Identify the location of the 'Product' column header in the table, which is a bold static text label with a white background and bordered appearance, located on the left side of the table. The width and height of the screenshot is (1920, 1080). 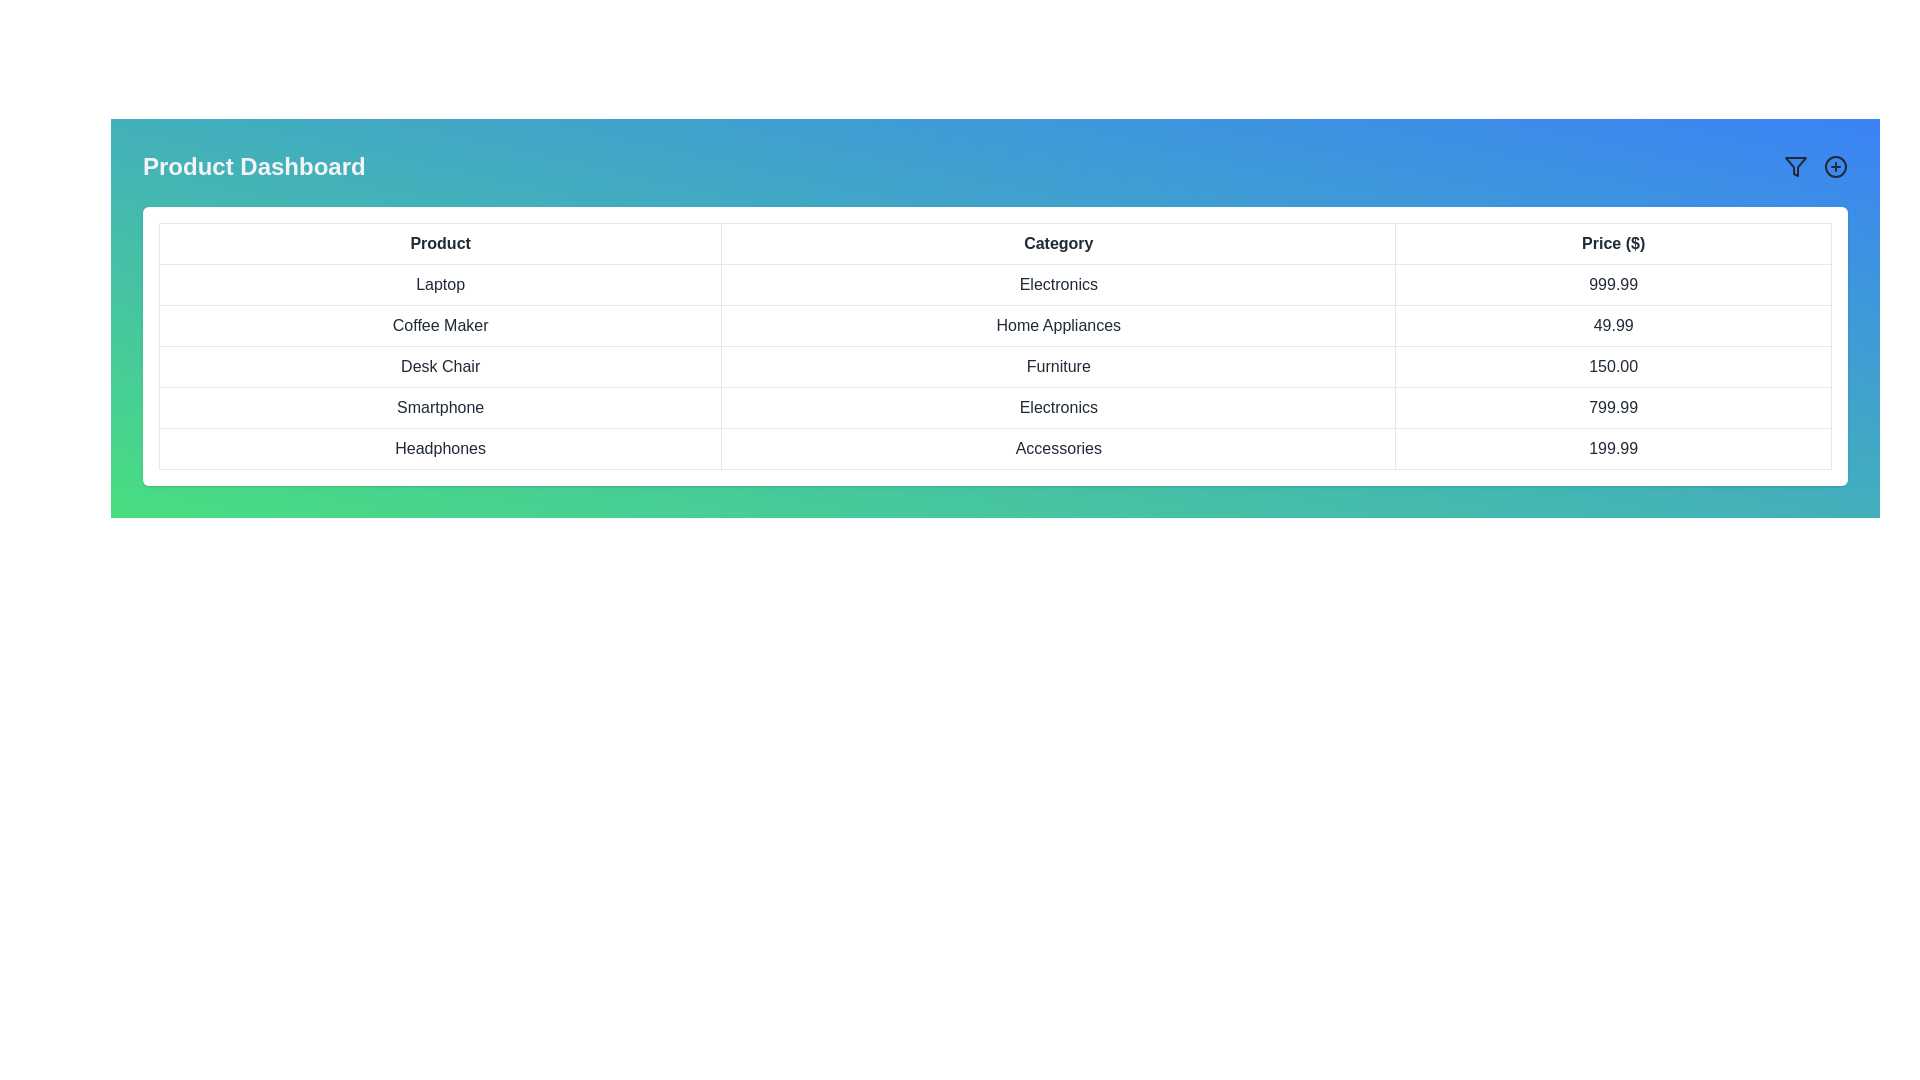
(439, 242).